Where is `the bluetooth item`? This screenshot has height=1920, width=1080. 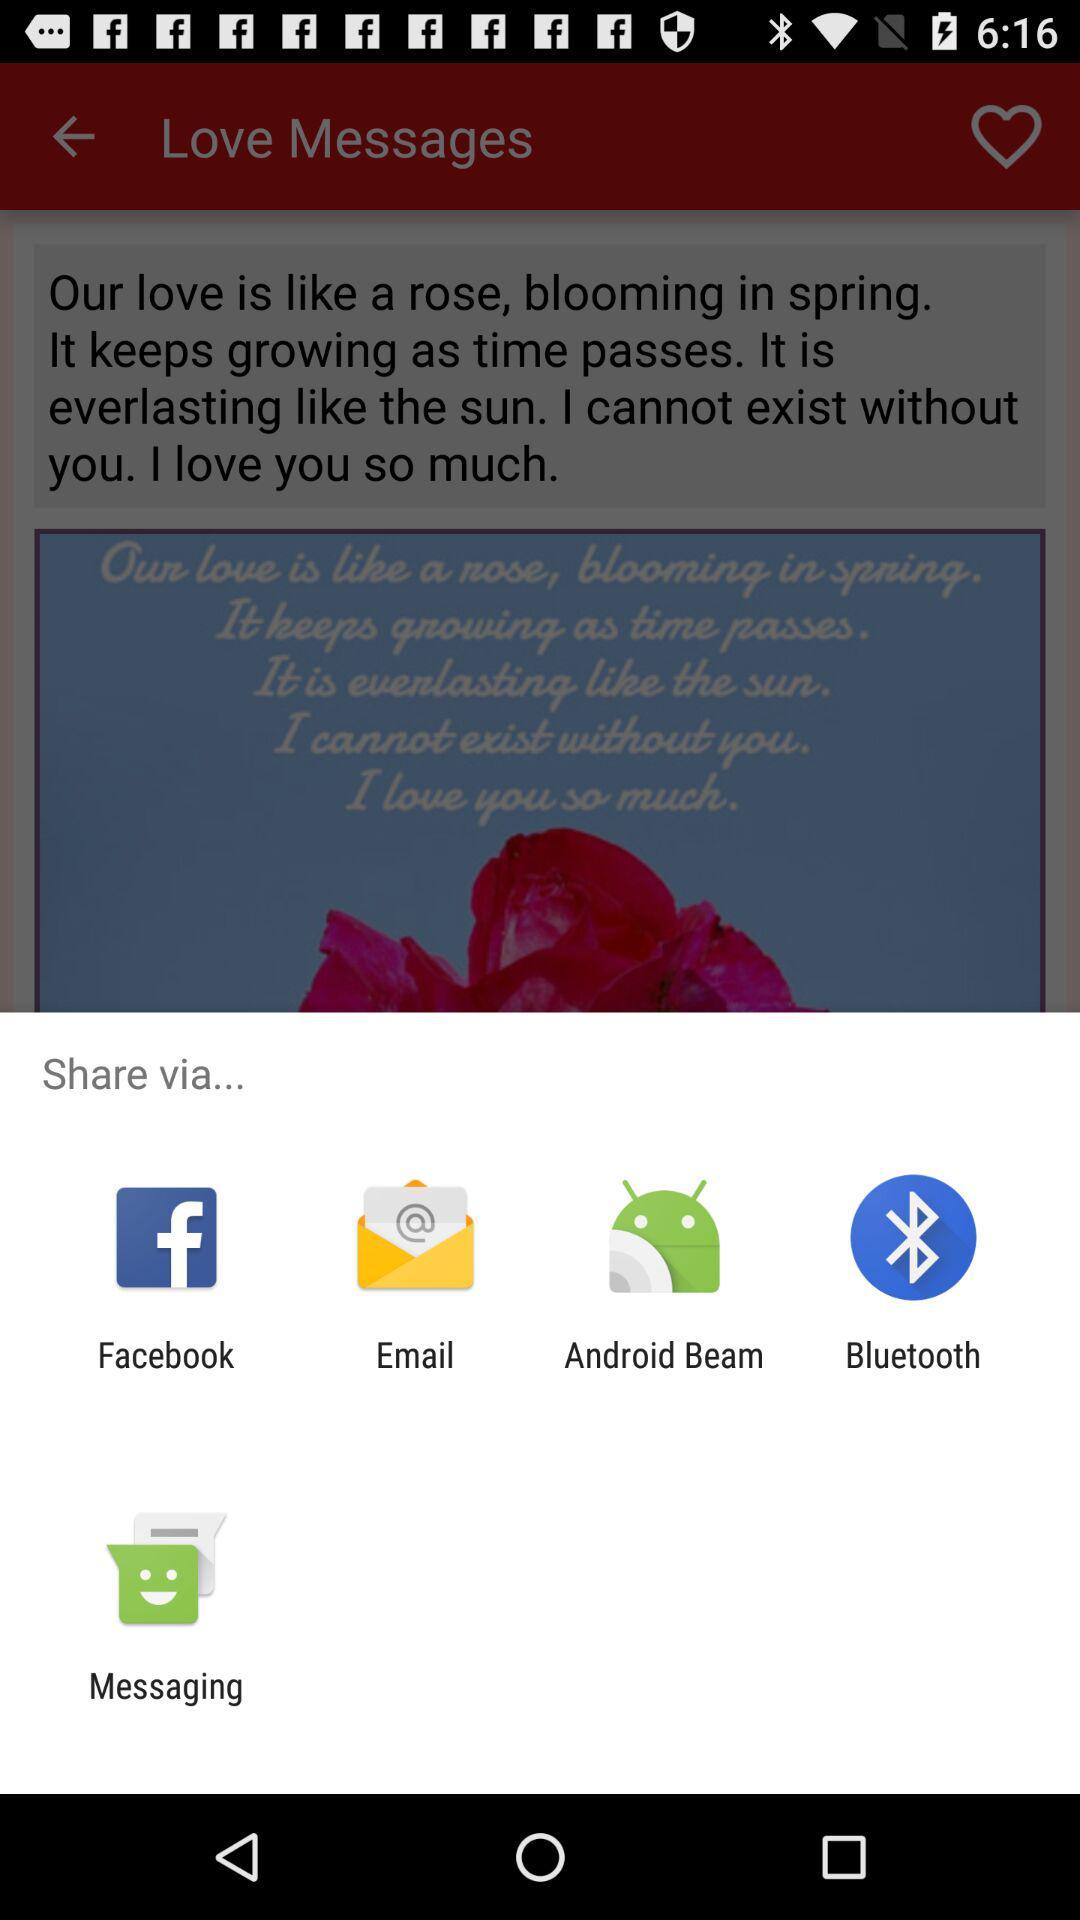 the bluetooth item is located at coordinates (913, 1374).